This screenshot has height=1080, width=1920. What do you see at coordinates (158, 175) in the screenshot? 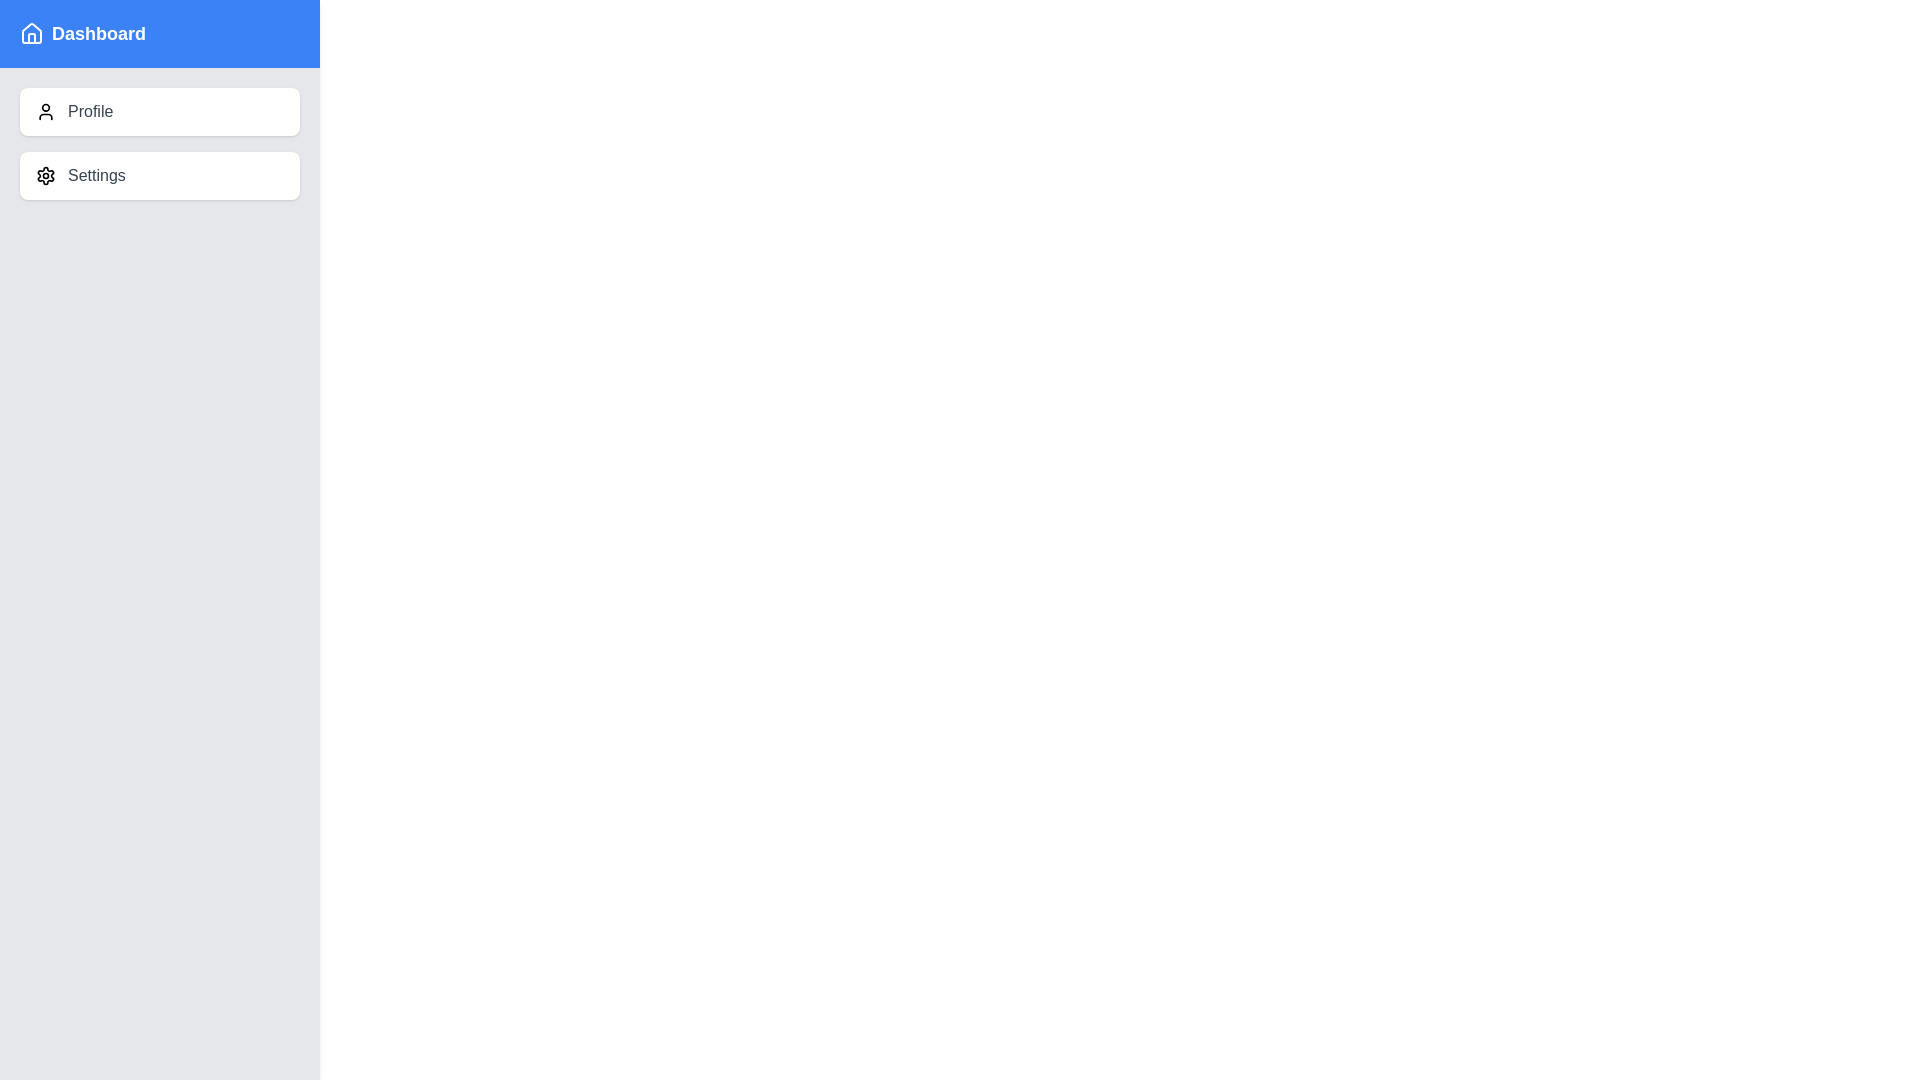
I see `the 'Settings' menu item` at bounding box center [158, 175].